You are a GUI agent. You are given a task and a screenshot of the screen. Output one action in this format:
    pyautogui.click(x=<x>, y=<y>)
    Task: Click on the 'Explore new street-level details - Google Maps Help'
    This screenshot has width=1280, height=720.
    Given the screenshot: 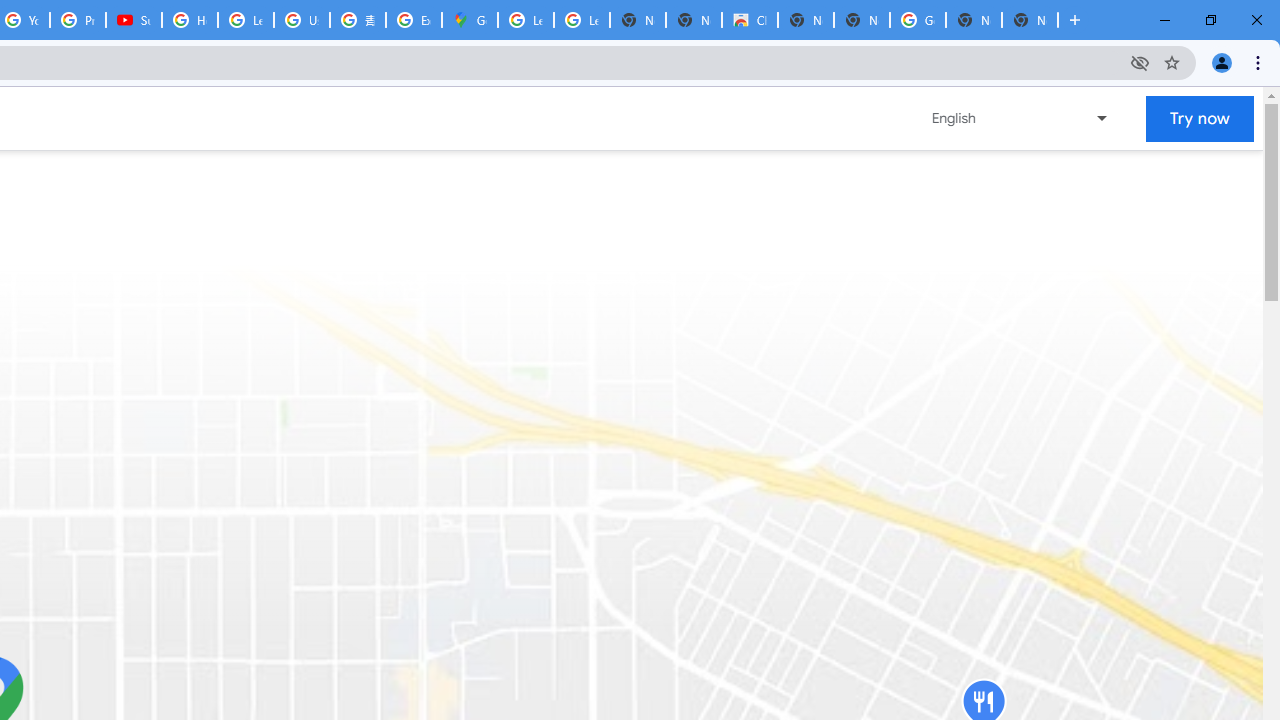 What is the action you would take?
    pyautogui.click(x=413, y=20)
    